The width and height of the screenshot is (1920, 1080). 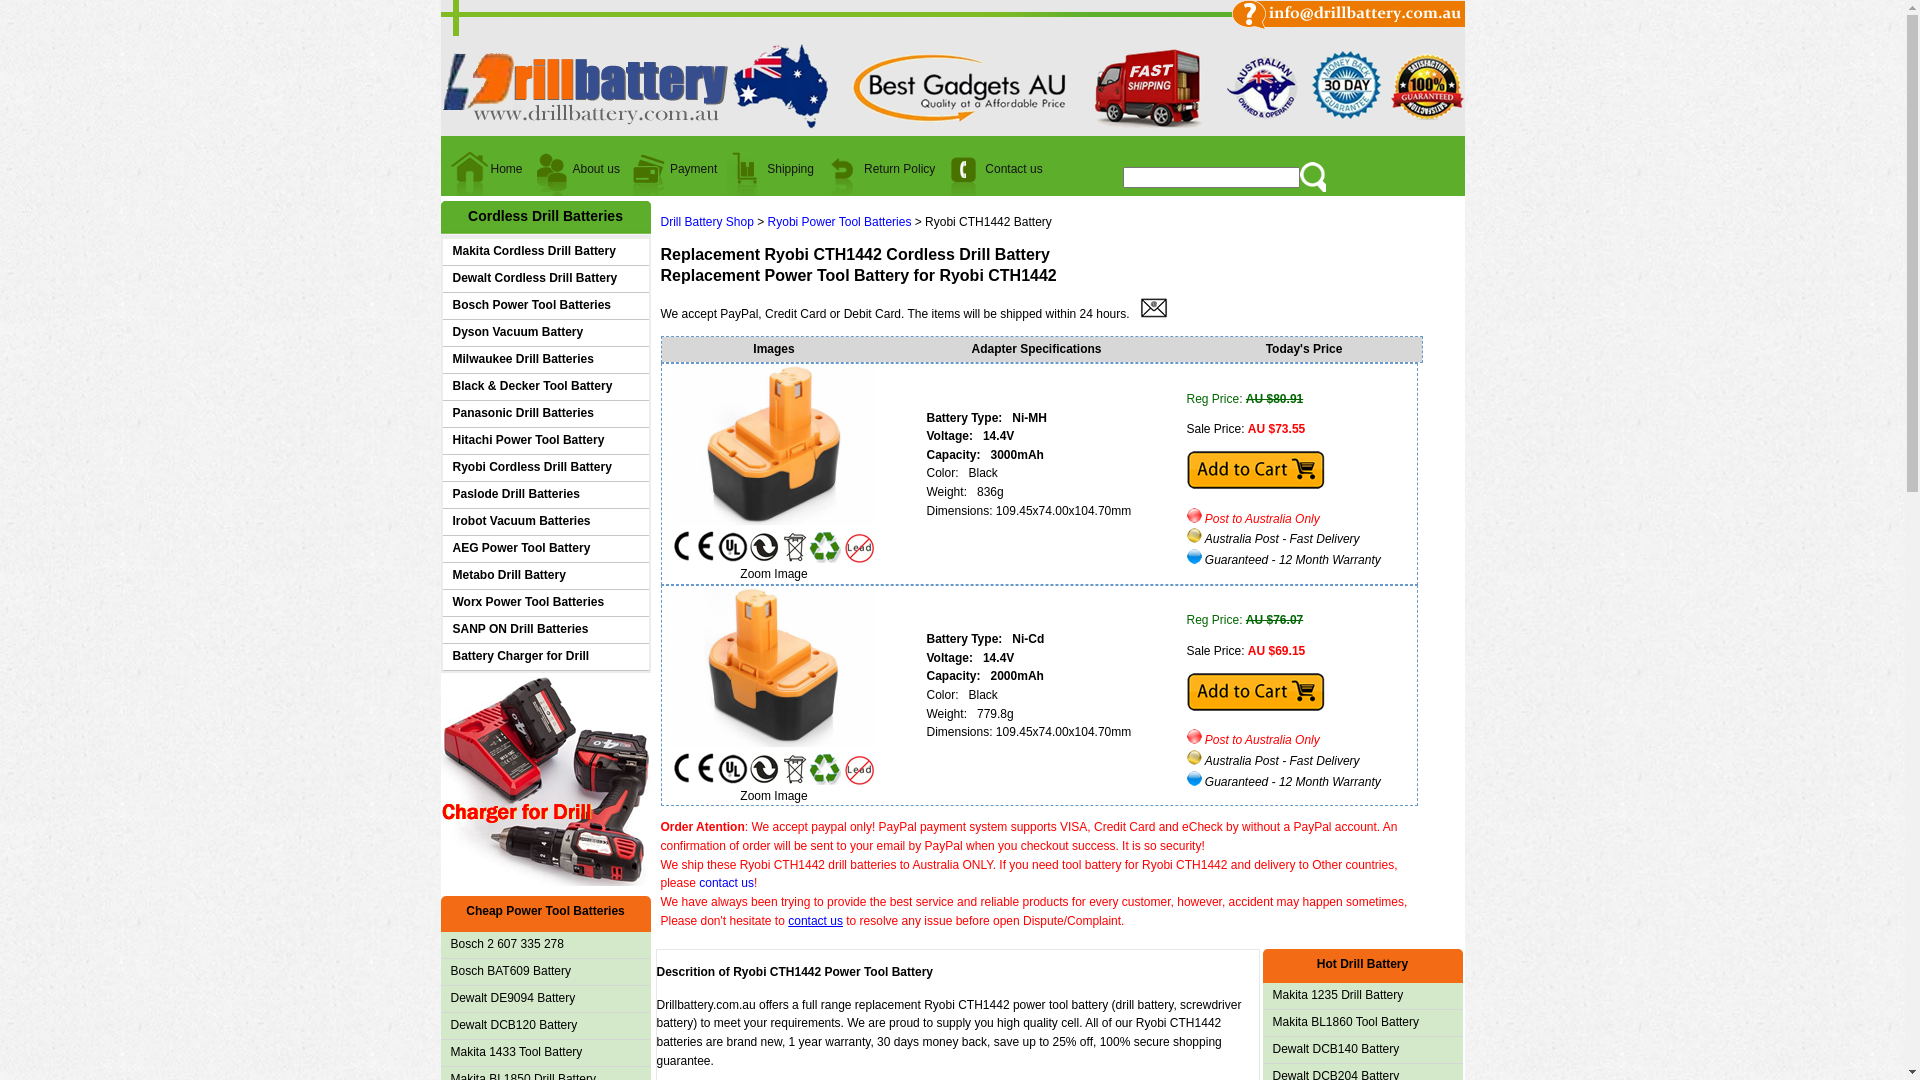 What do you see at coordinates (725, 882) in the screenshot?
I see `'contact us'` at bounding box center [725, 882].